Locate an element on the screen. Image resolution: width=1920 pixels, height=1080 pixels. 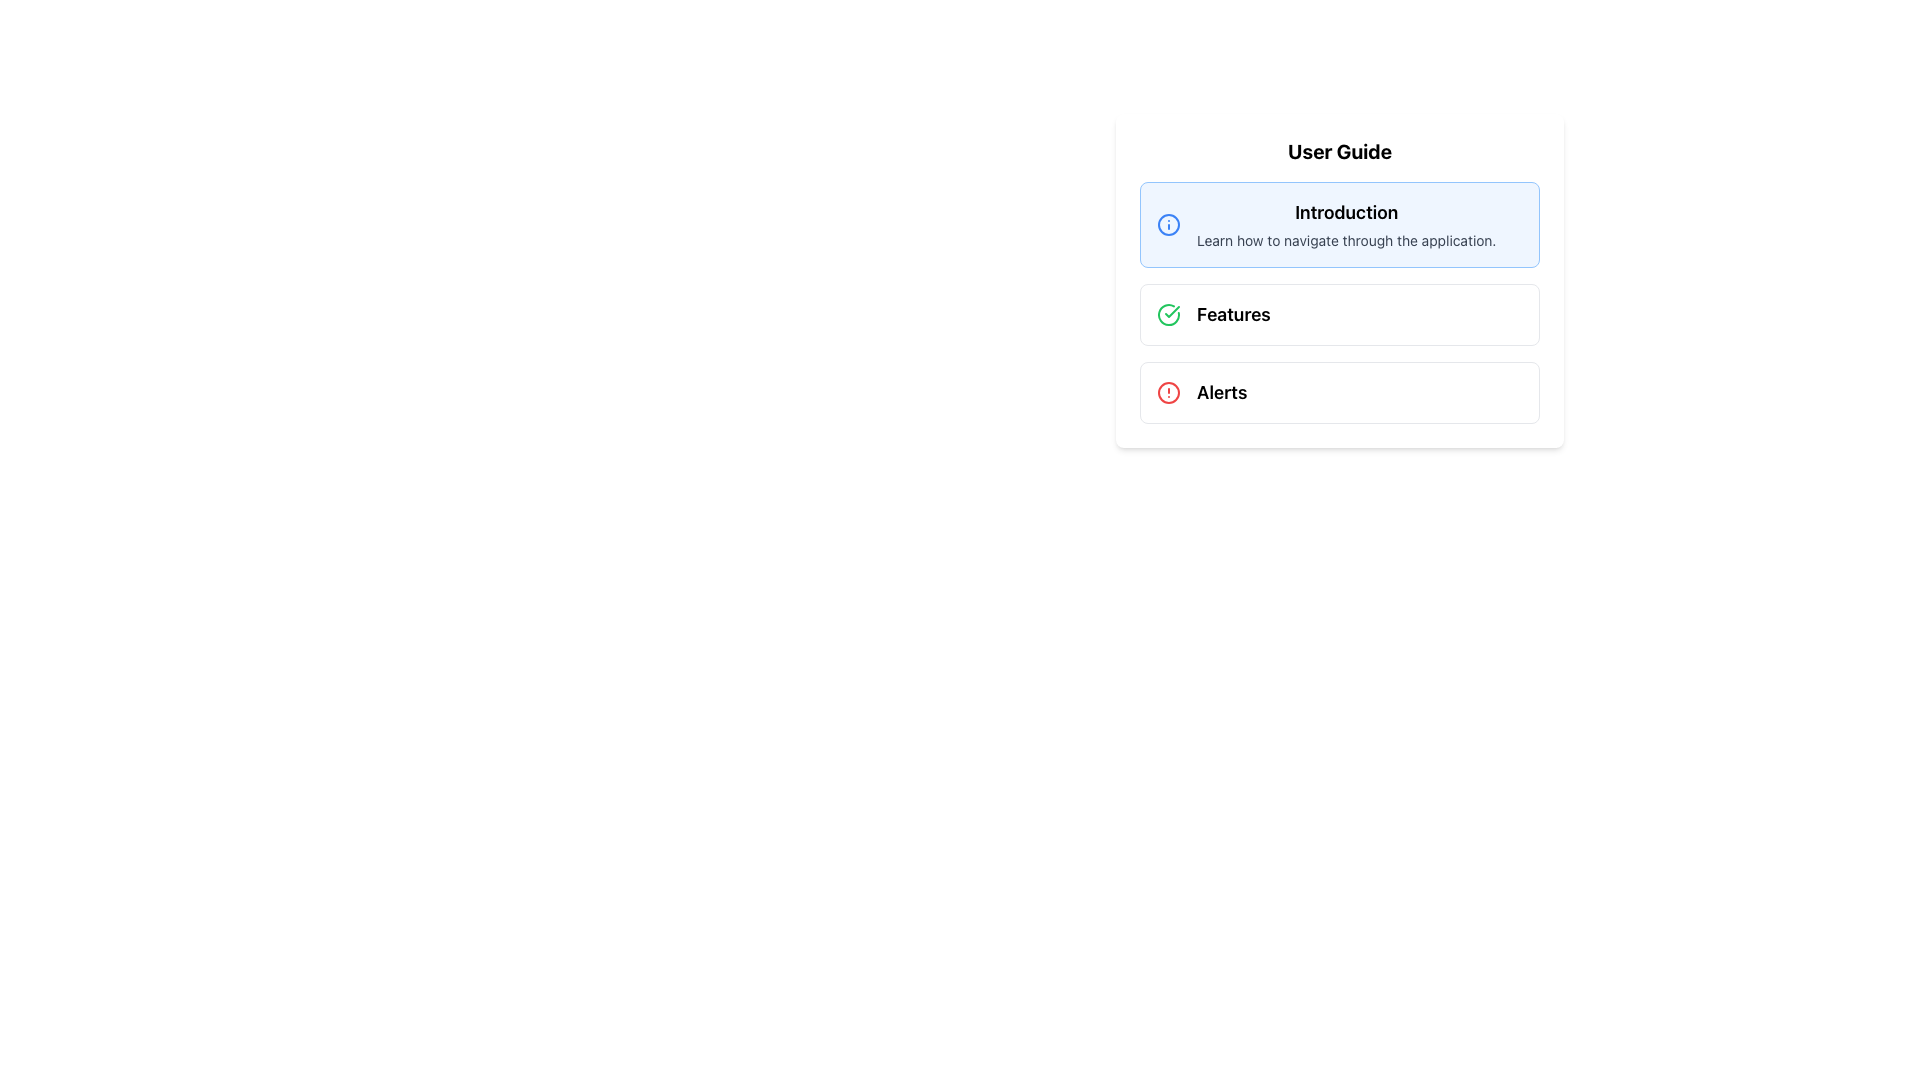
the 'User Guide' header text, which is styled with bold and extra-large font, located at the top of a centered card-like section is located at coordinates (1339, 150).